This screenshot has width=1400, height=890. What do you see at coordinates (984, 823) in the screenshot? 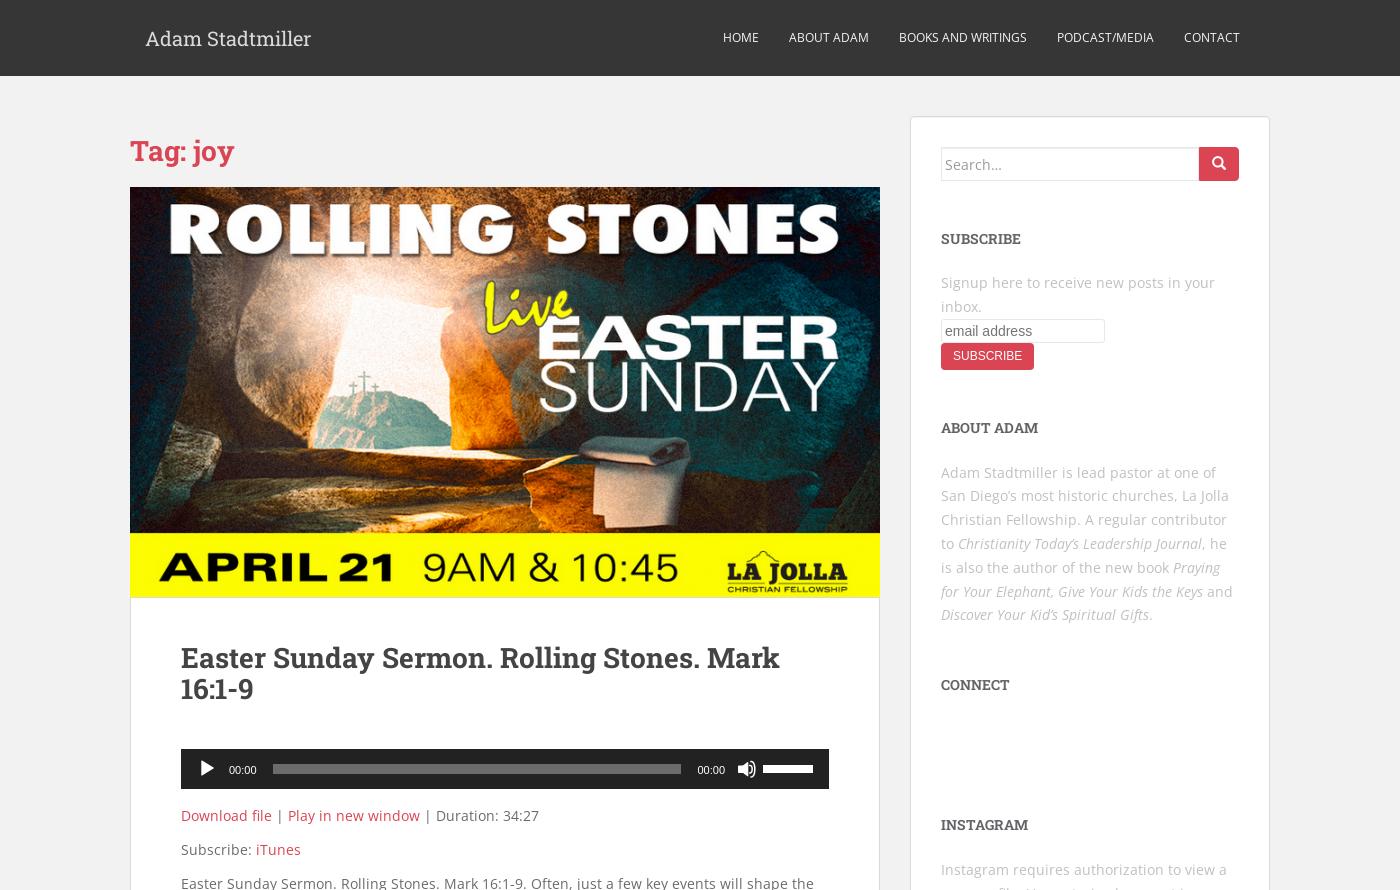
I see `'Instagram'` at bounding box center [984, 823].